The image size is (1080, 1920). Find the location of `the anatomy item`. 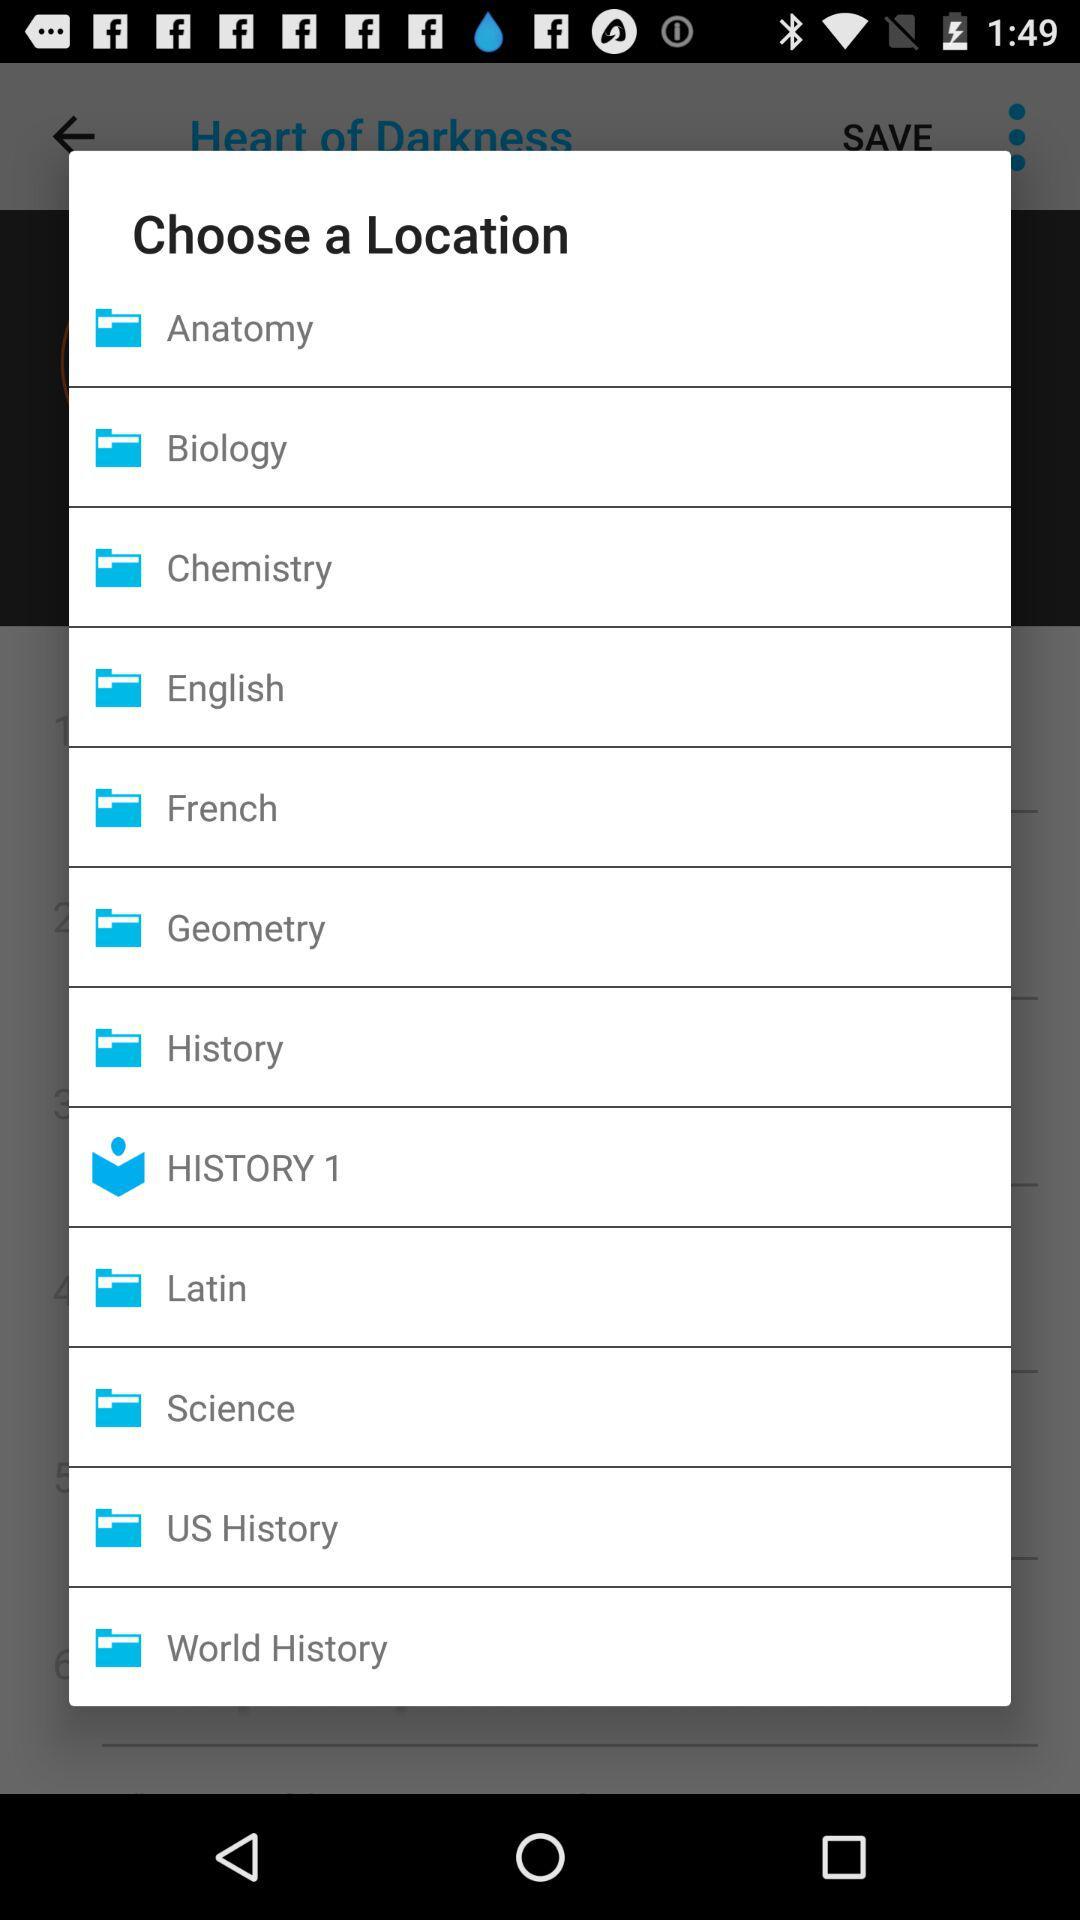

the anatomy item is located at coordinates (587, 326).